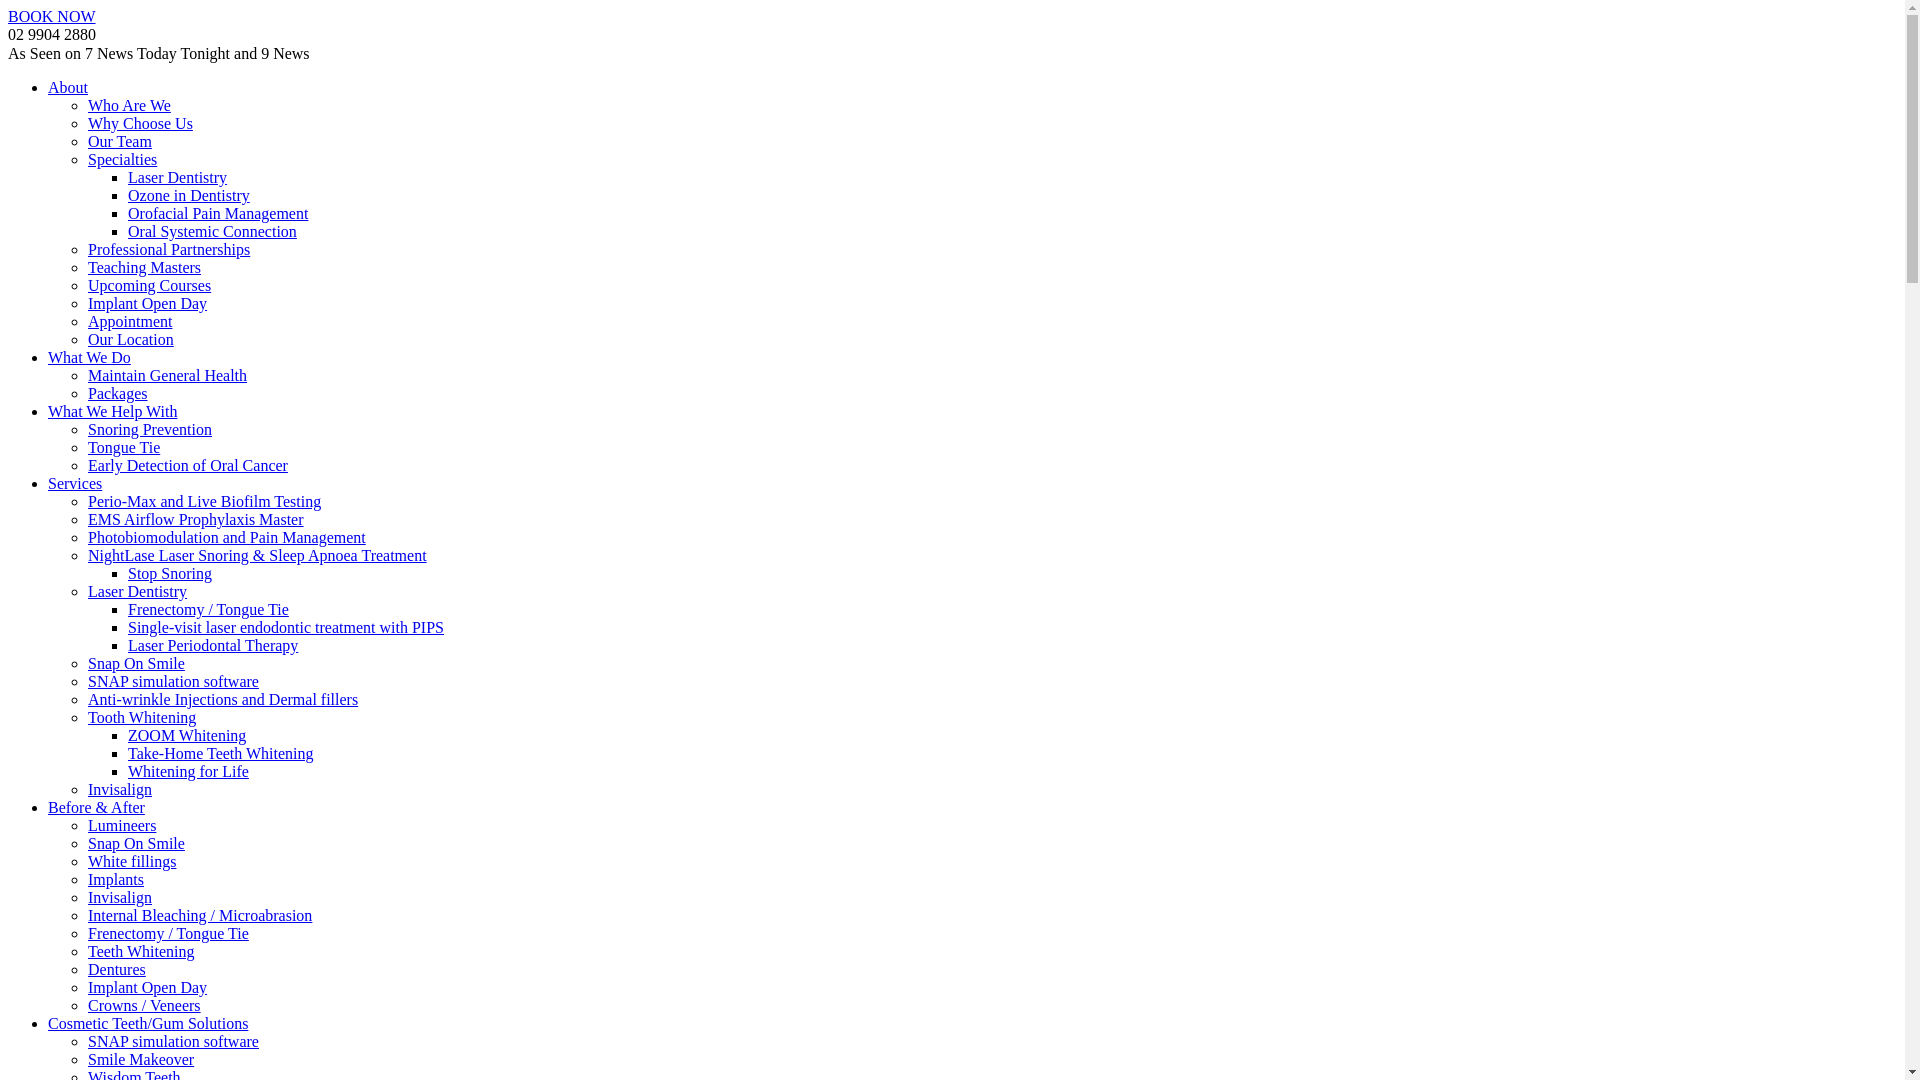 This screenshot has width=1920, height=1080. Describe the element at coordinates (86, 915) in the screenshot. I see `'Internal Bleaching / Microabrasion'` at that location.